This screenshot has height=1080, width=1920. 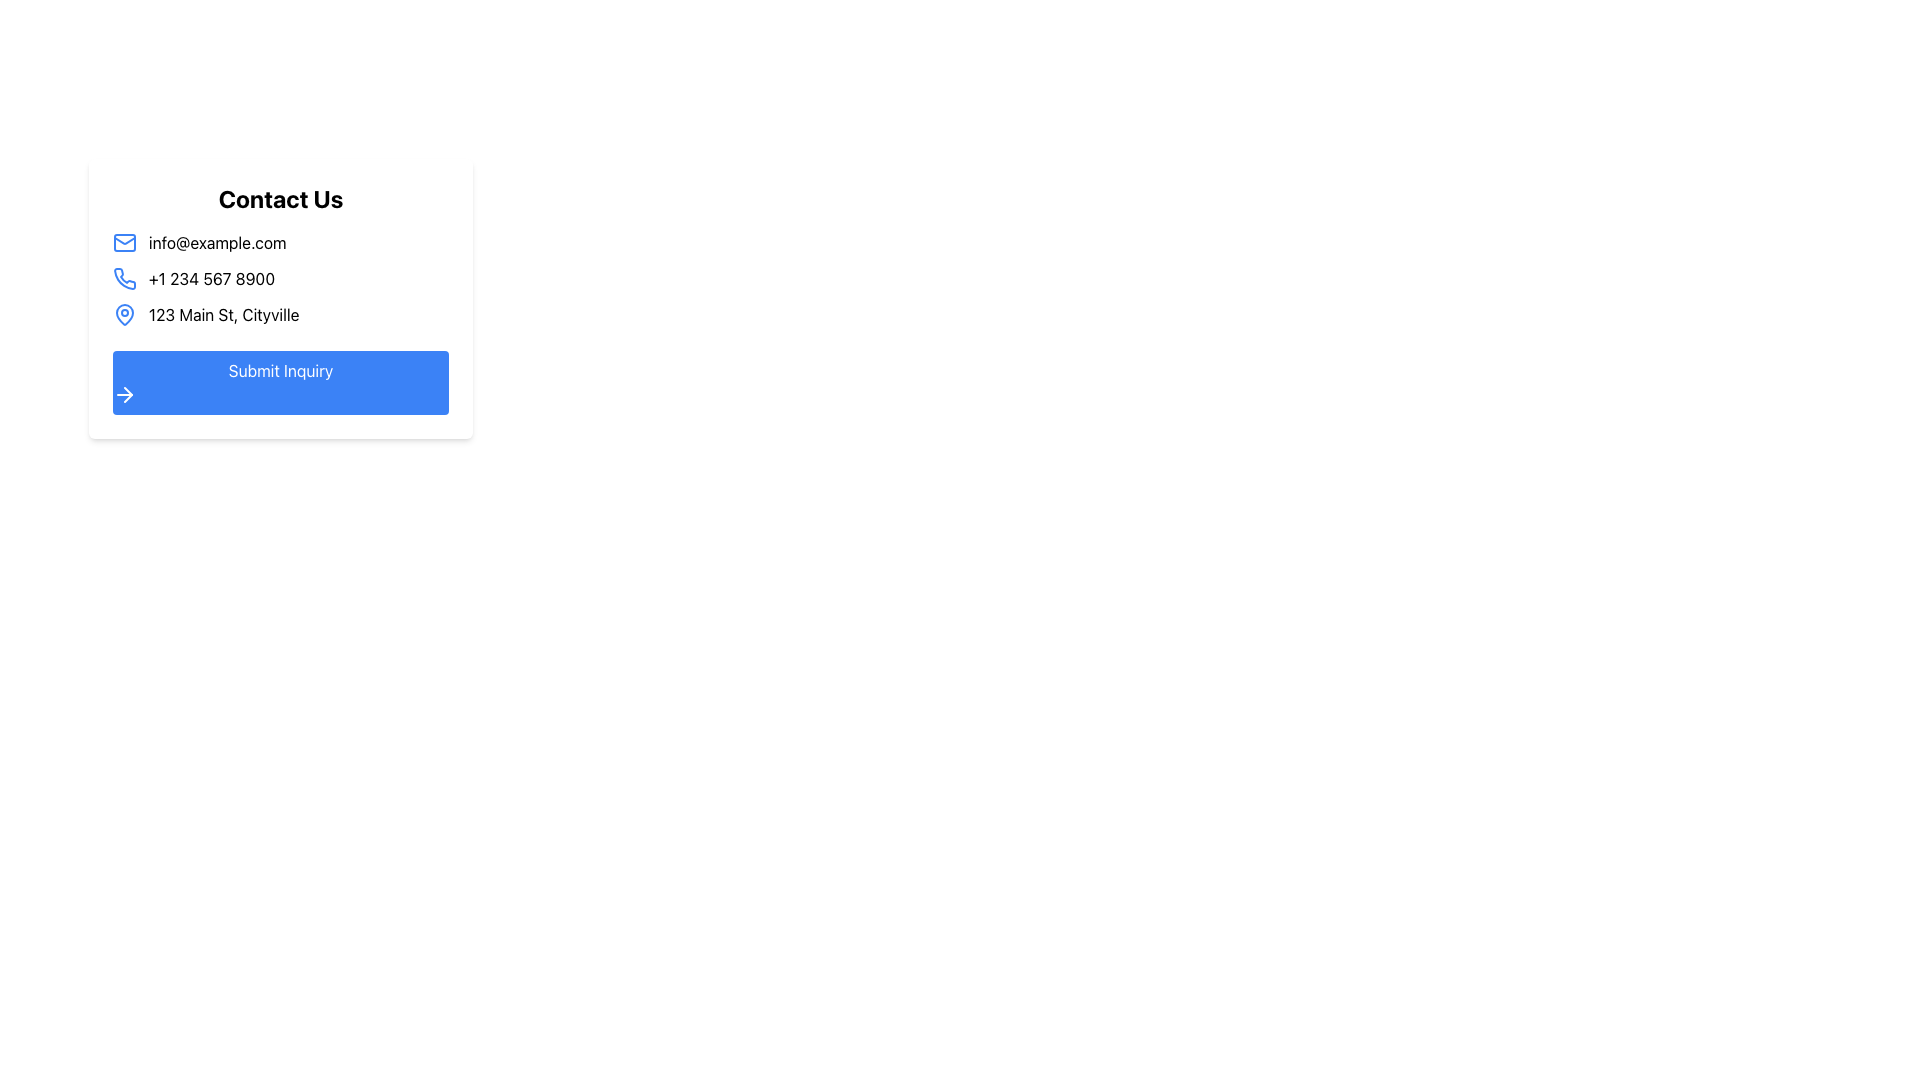 What do you see at coordinates (123, 313) in the screenshot?
I see `the blue map pin icon located next to the text '123 Main St, Cityville' in the 'Contact Us' section` at bounding box center [123, 313].